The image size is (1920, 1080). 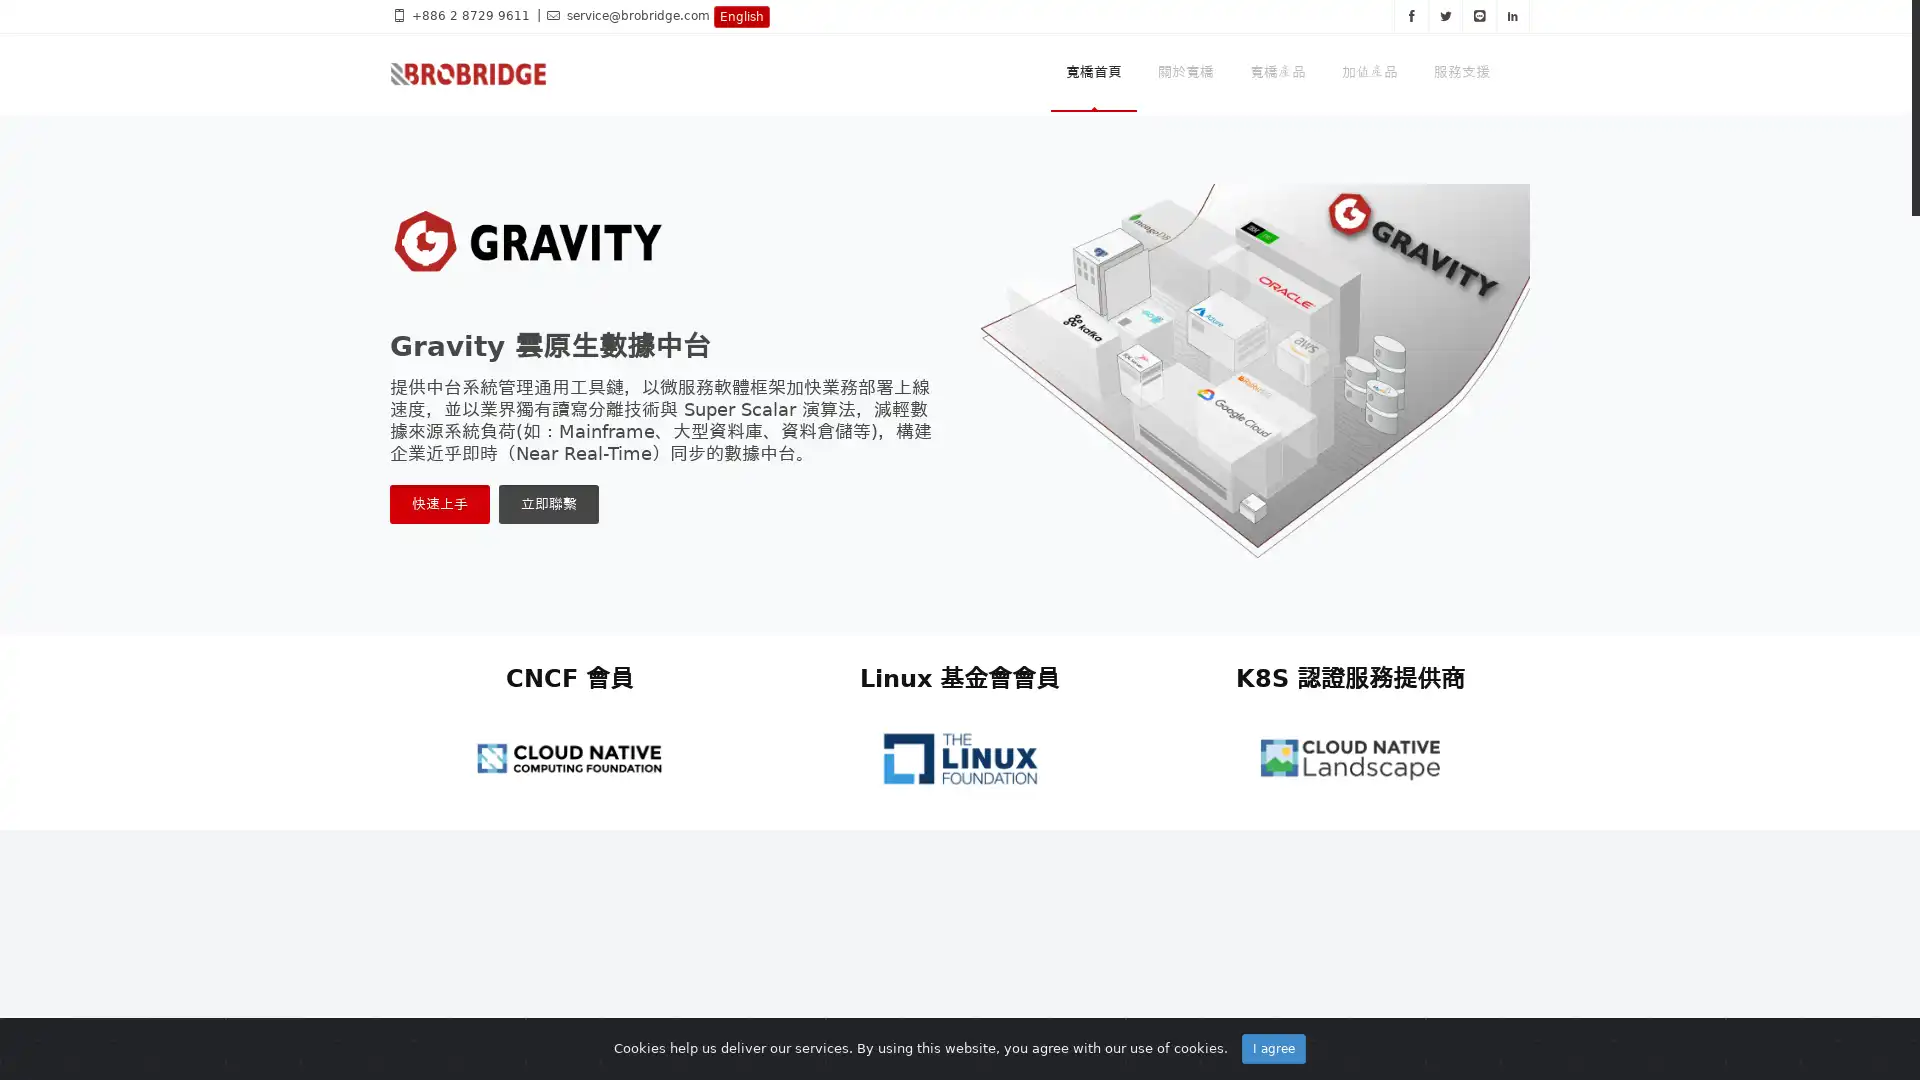 I want to click on English, so click(x=739, y=15).